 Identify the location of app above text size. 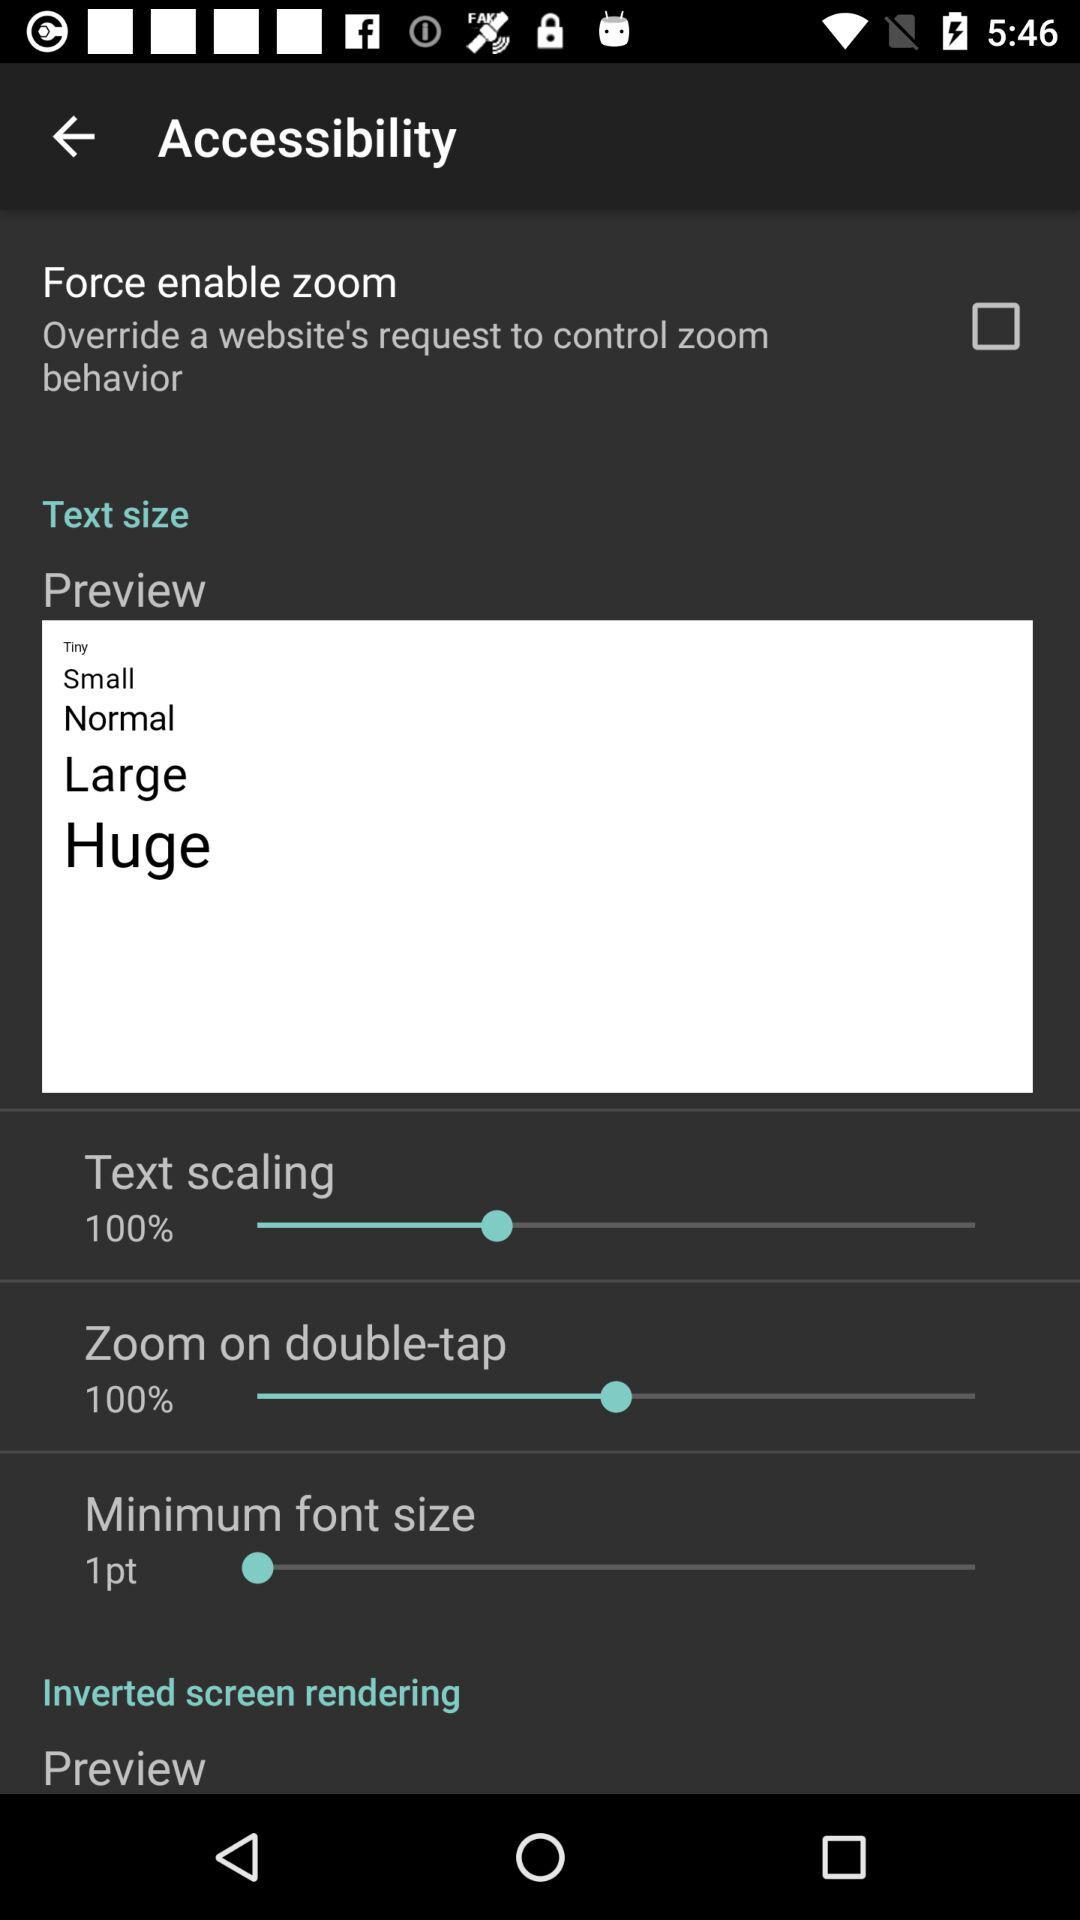
(995, 326).